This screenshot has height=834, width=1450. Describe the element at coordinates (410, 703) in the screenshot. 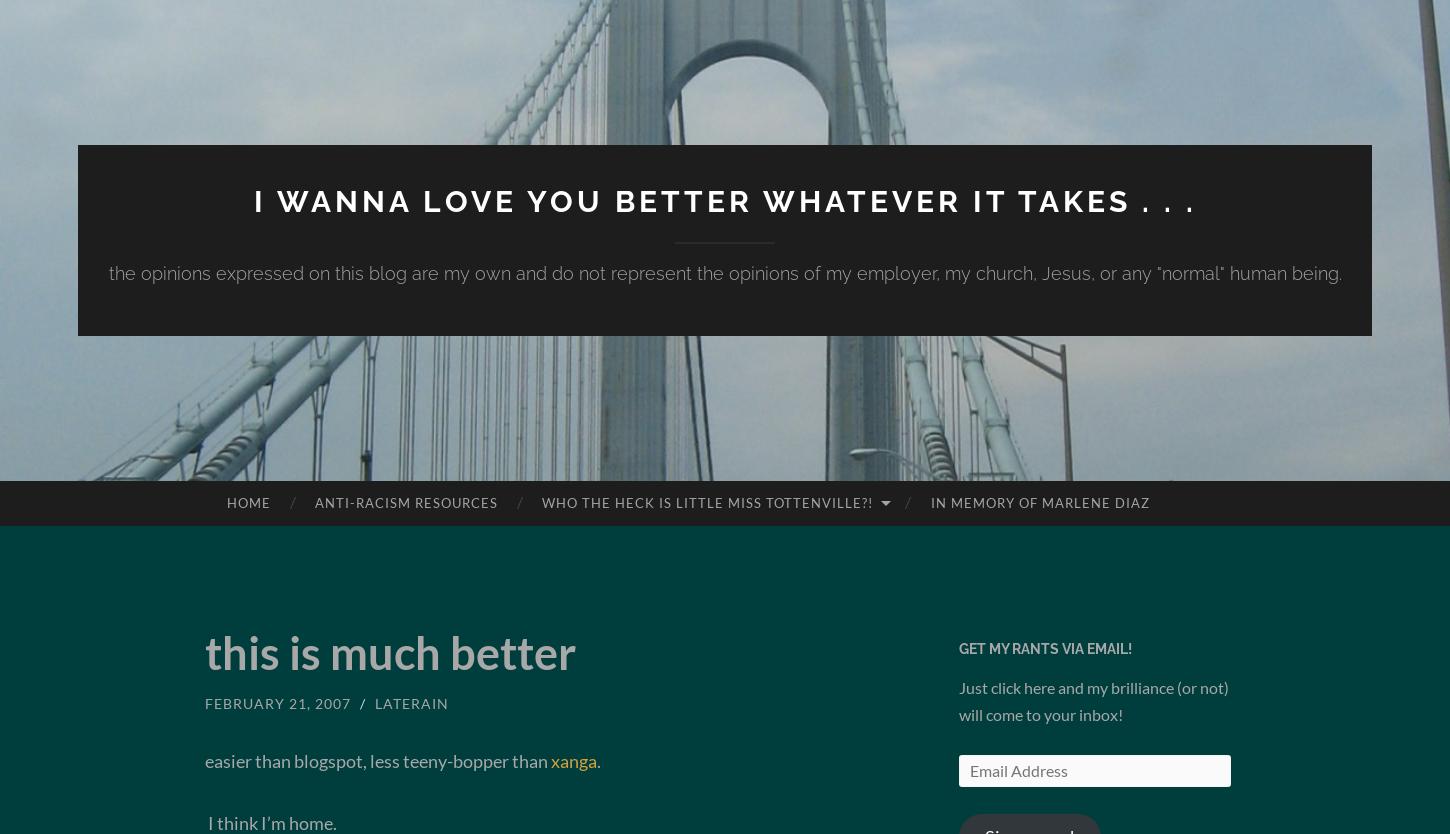

I see `'laterain'` at that location.